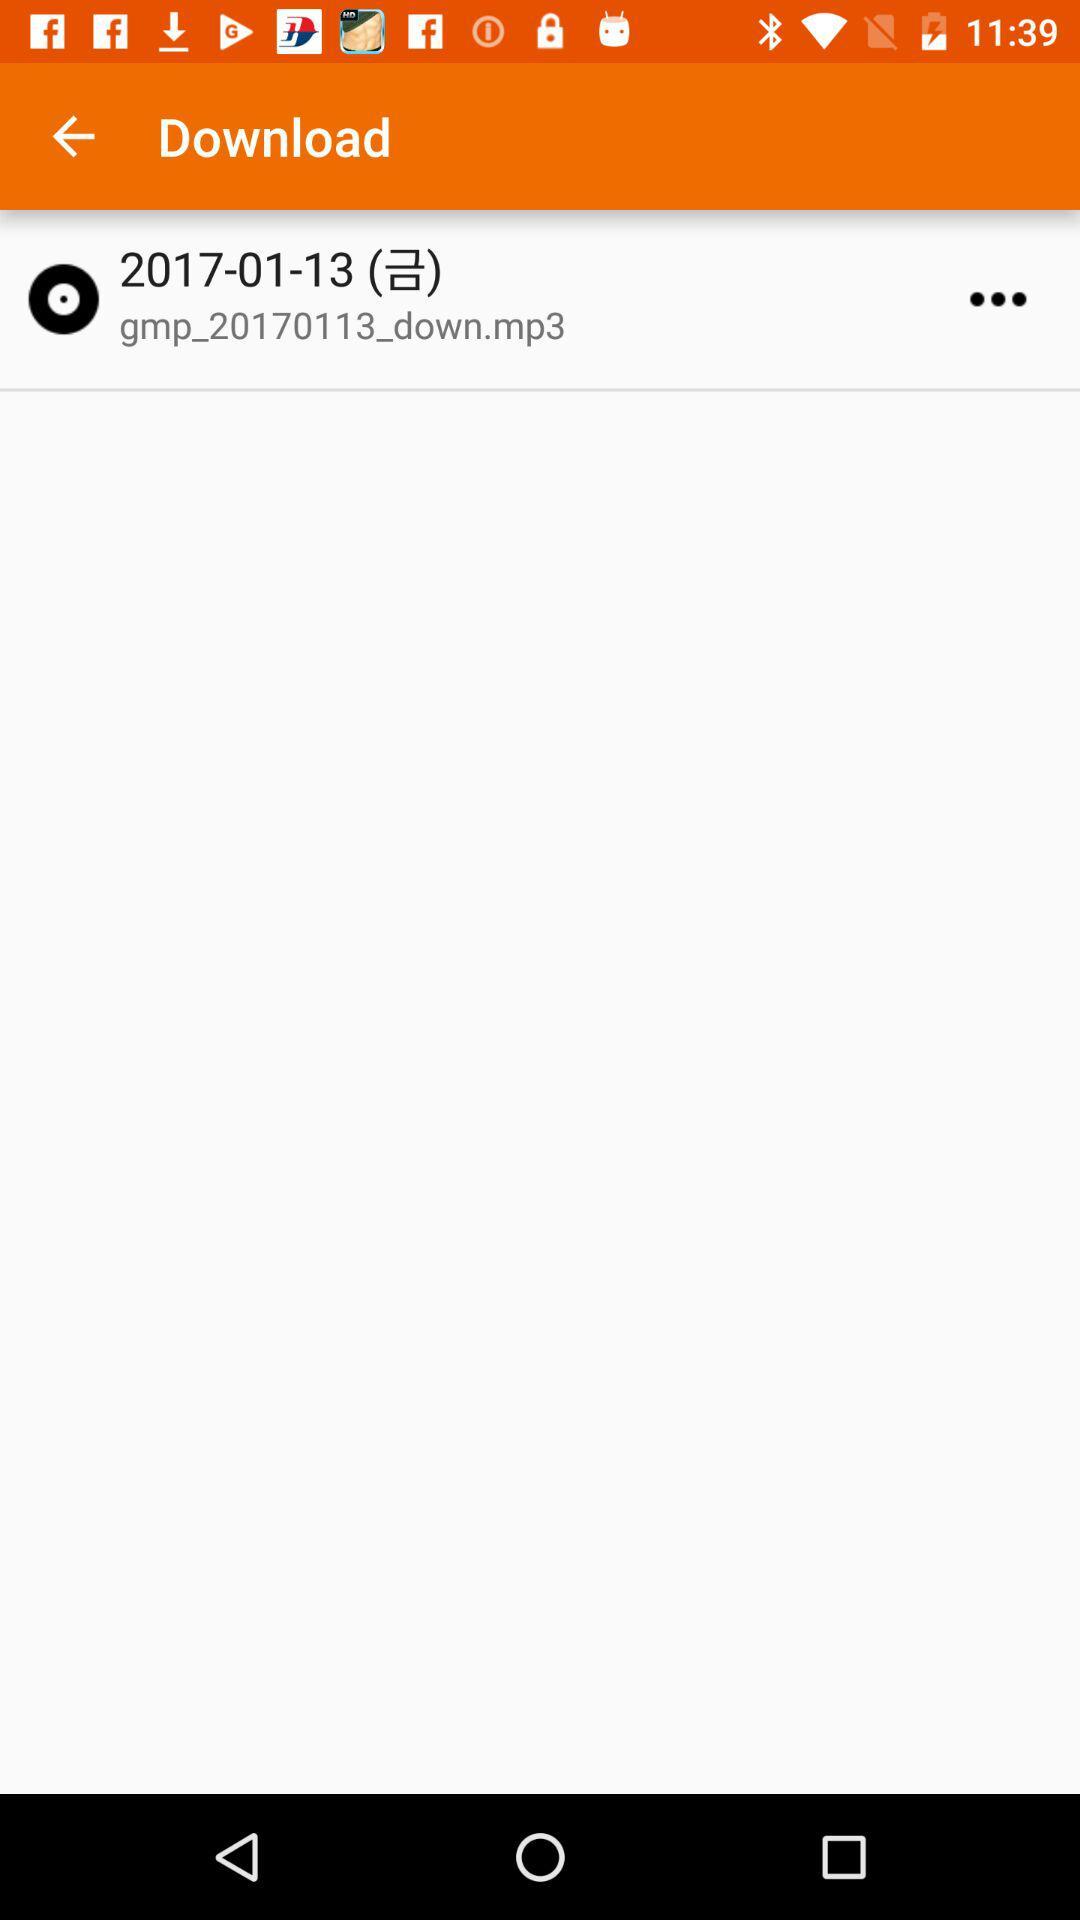 Image resolution: width=1080 pixels, height=1920 pixels. I want to click on the 2017 01 13 icon, so click(549, 267).